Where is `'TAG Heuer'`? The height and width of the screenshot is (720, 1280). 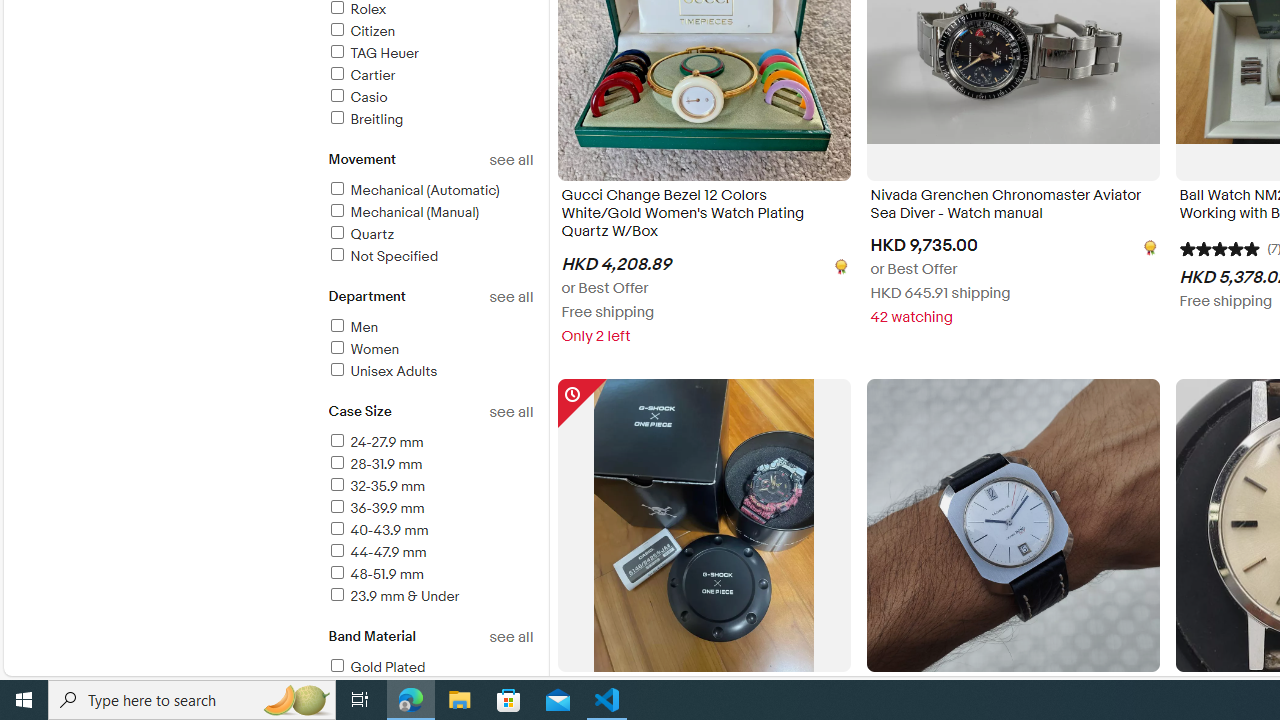
'TAG Heuer' is located at coordinates (429, 53).